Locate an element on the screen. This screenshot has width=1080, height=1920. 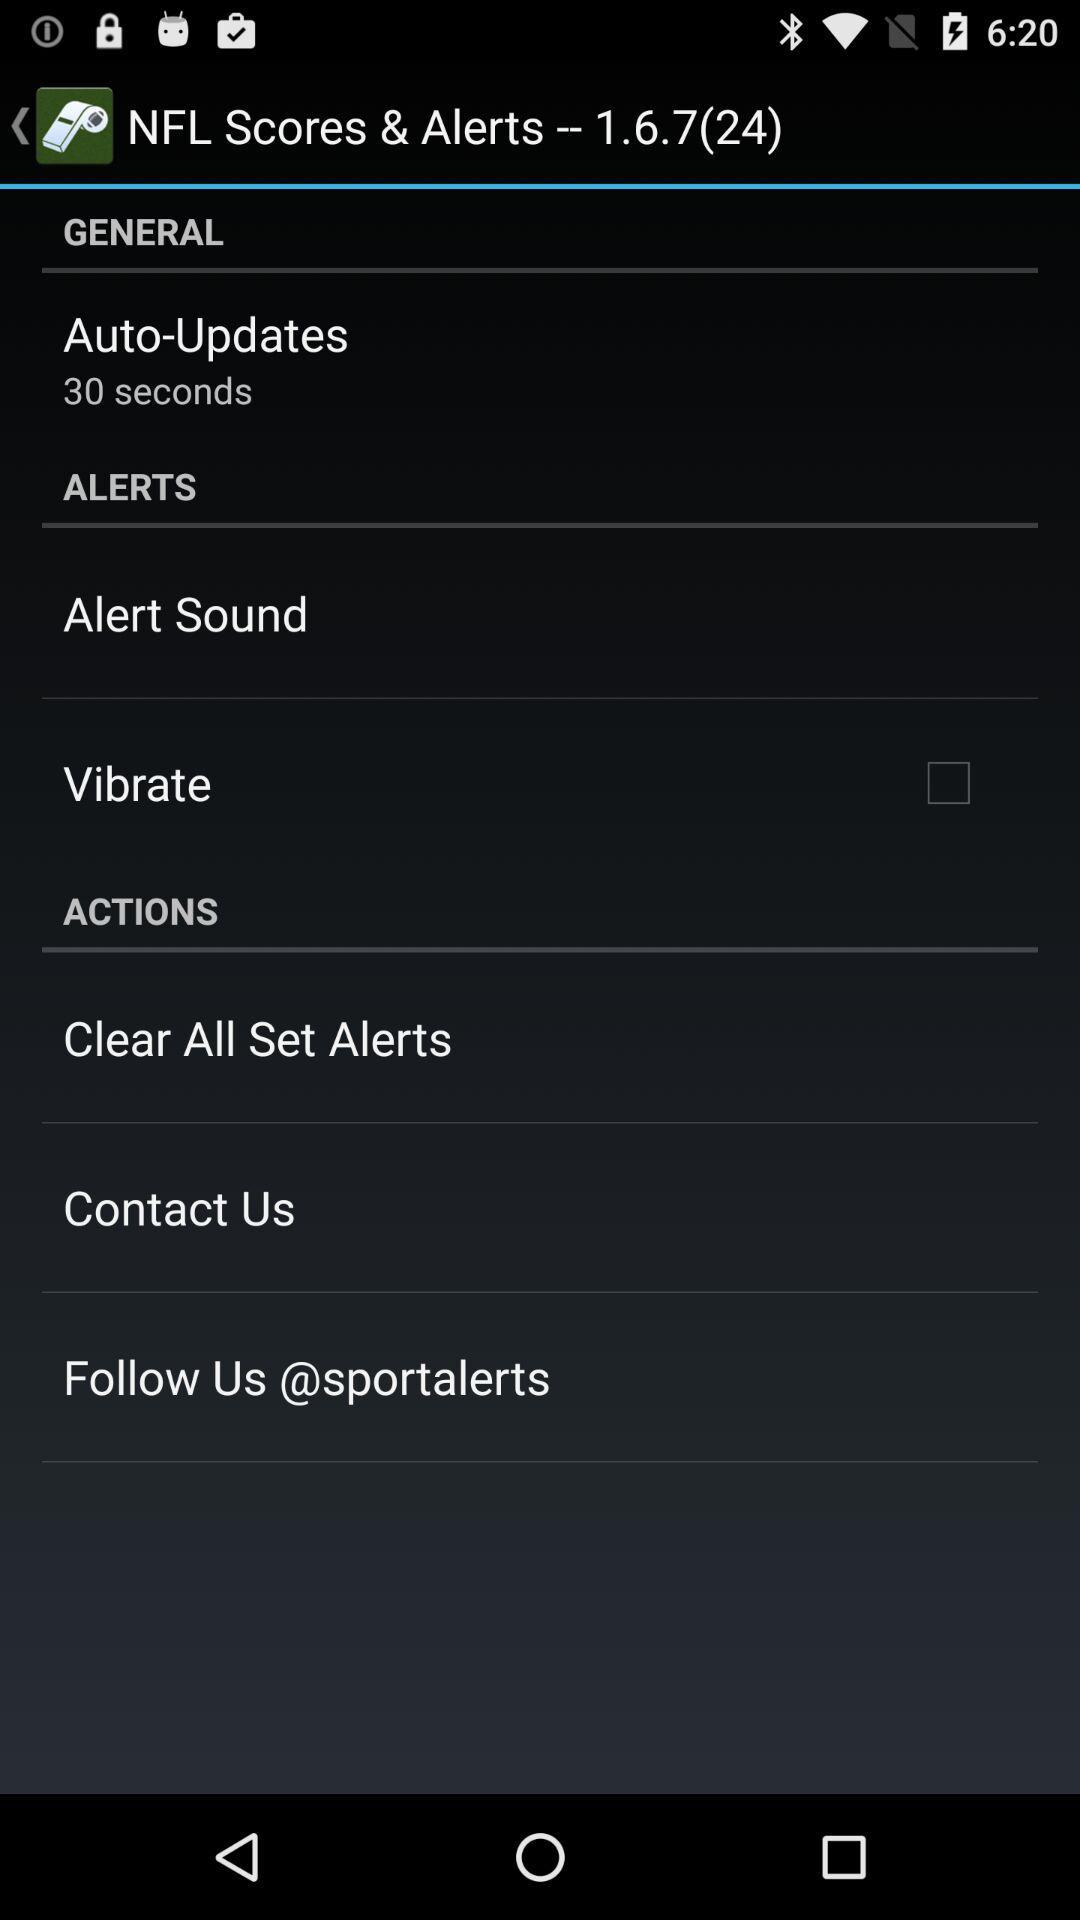
the item below the auto-updates is located at coordinates (156, 389).